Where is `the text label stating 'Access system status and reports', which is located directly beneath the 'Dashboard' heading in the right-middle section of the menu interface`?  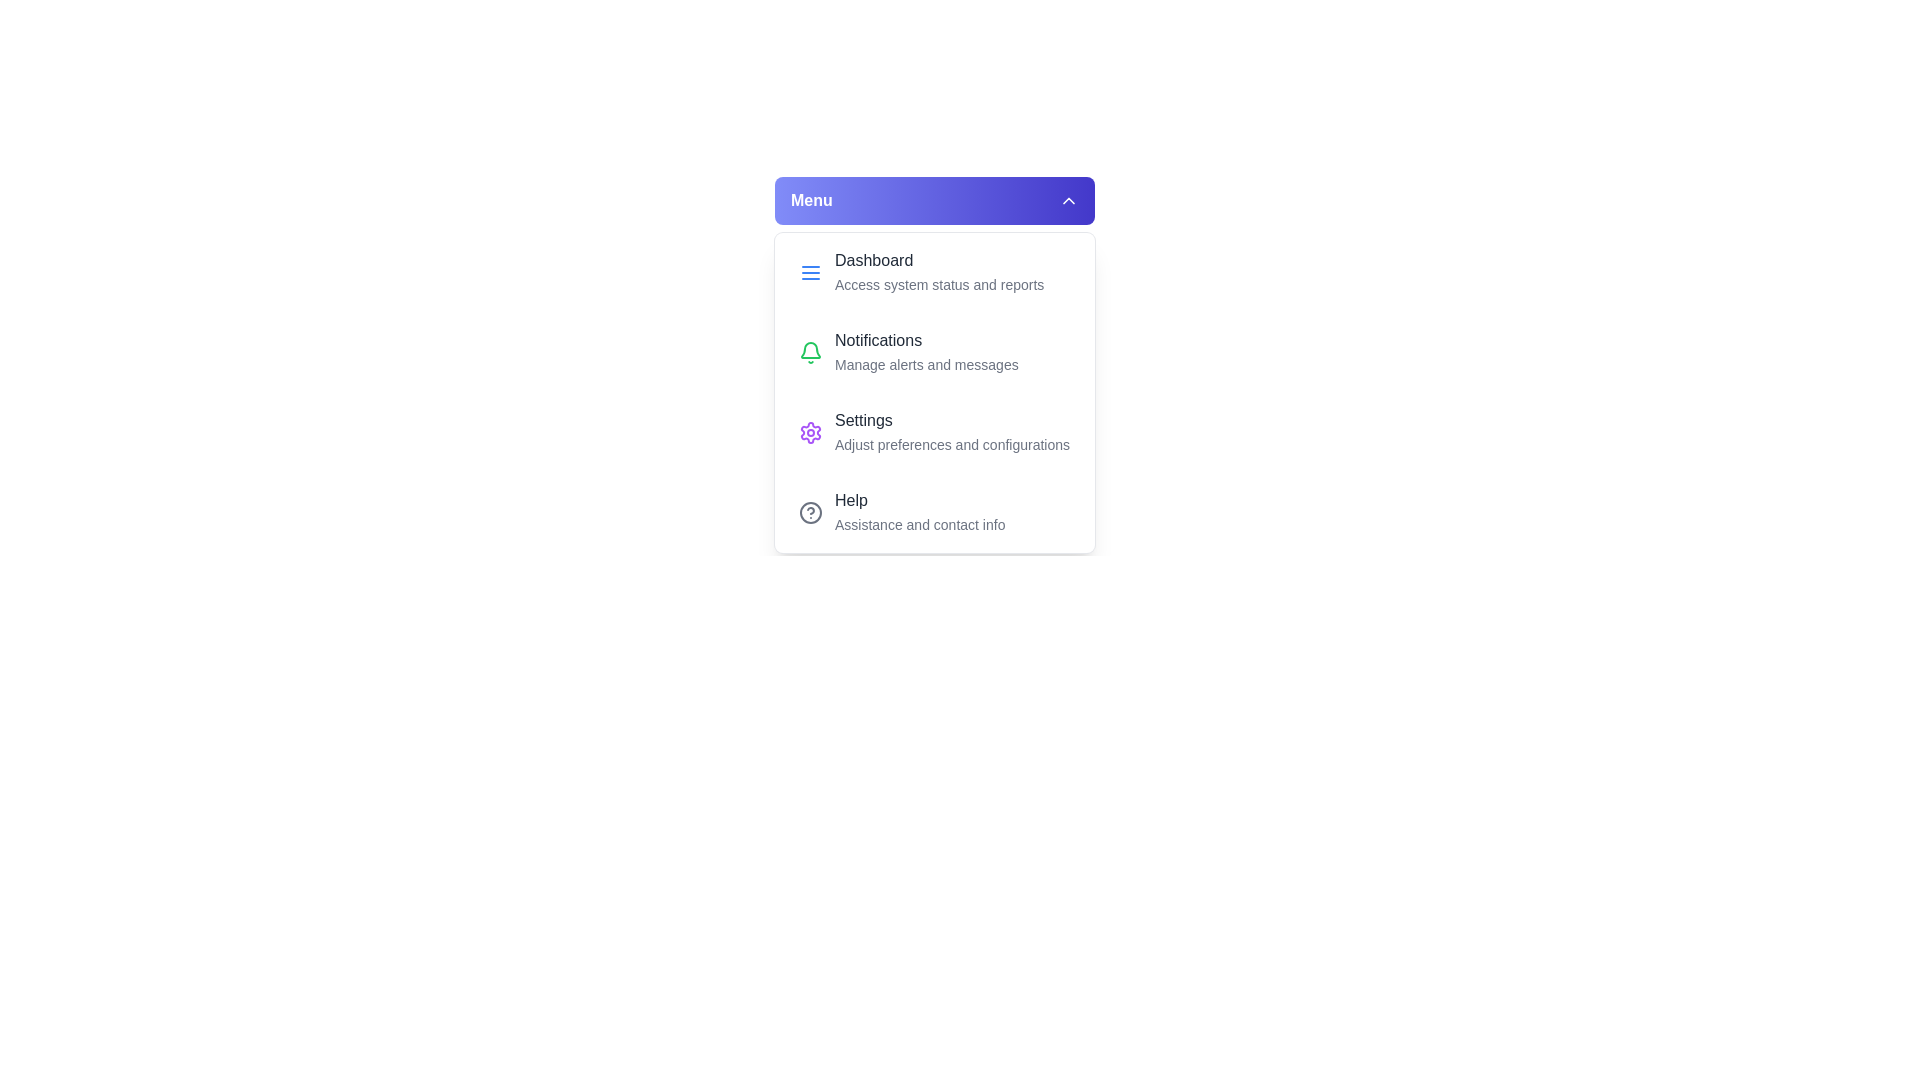
the text label stating 'Access system status and reports', which is located directly beneath the 'Dashboard' heading in the right-middle section of the menu interface is located at coordinates (938, 285).